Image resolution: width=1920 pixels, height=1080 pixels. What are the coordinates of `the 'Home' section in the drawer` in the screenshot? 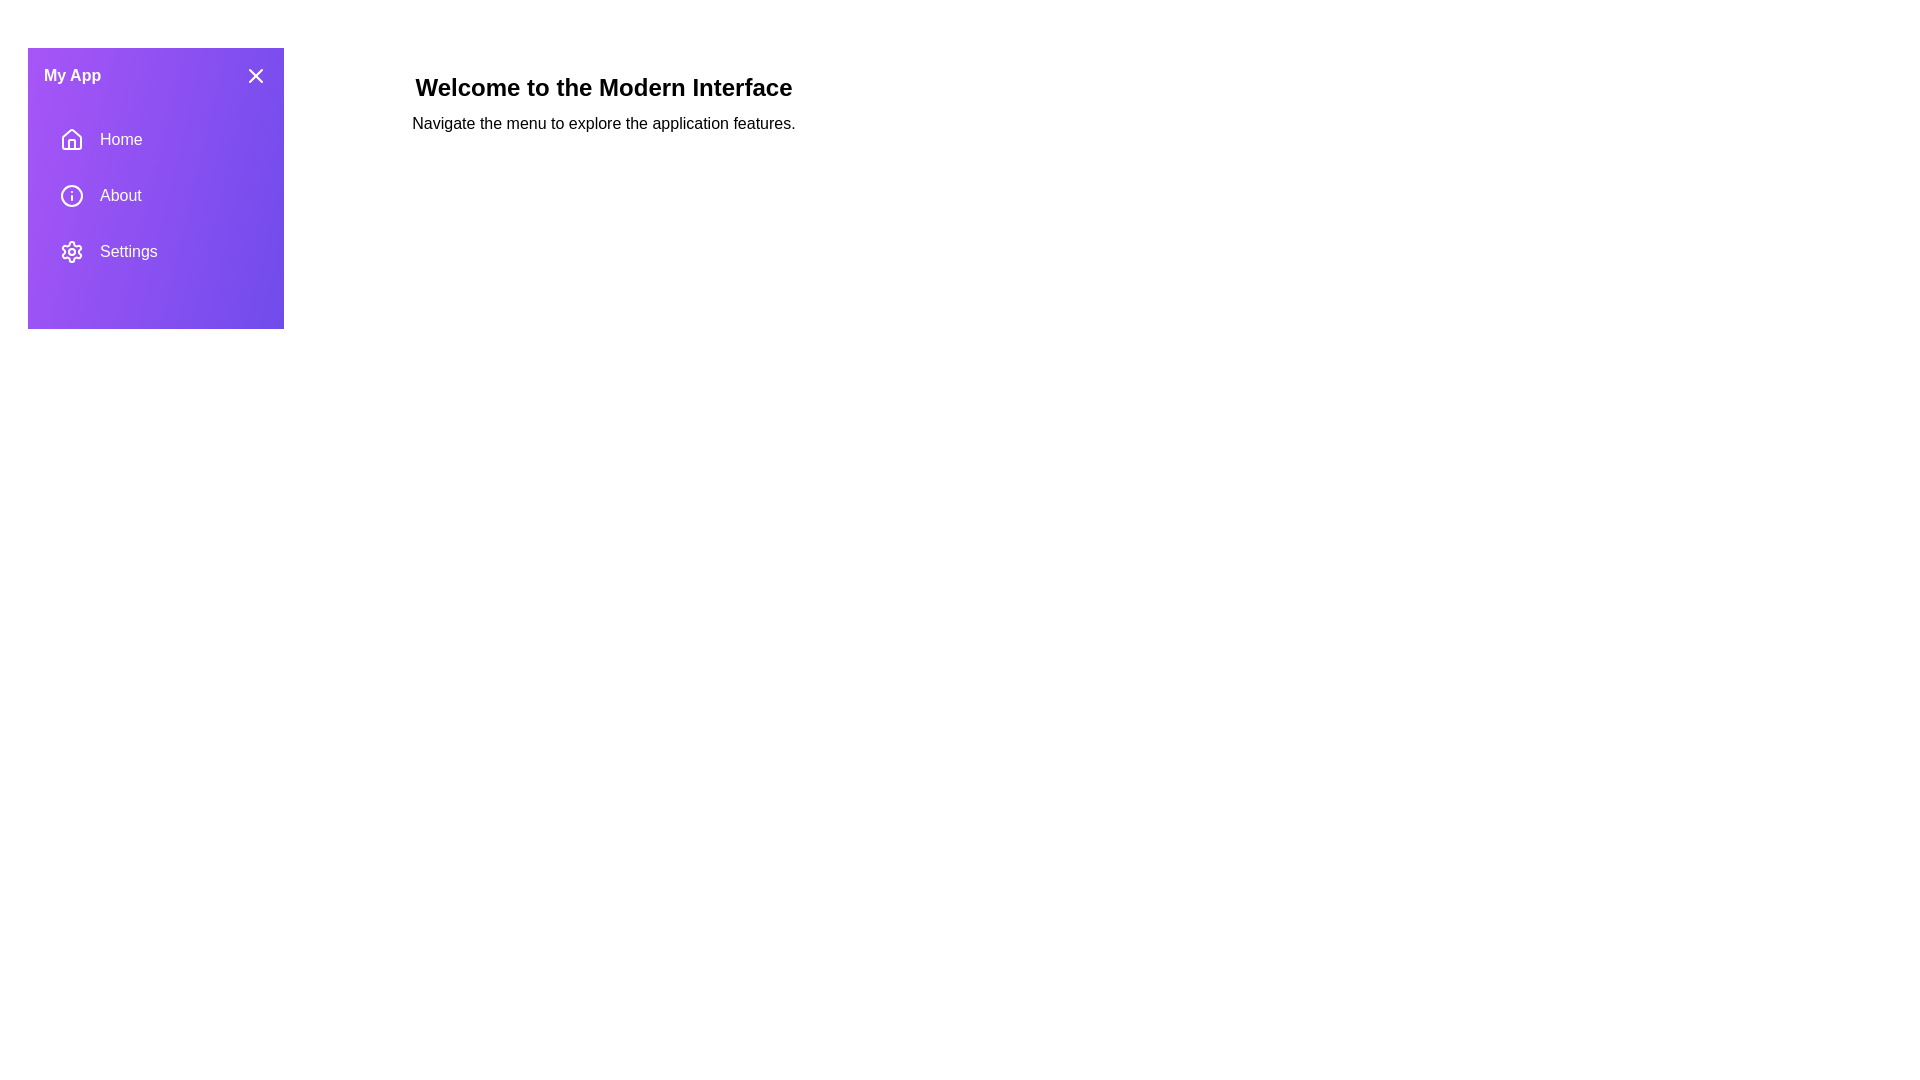 It's located at (155, 138).